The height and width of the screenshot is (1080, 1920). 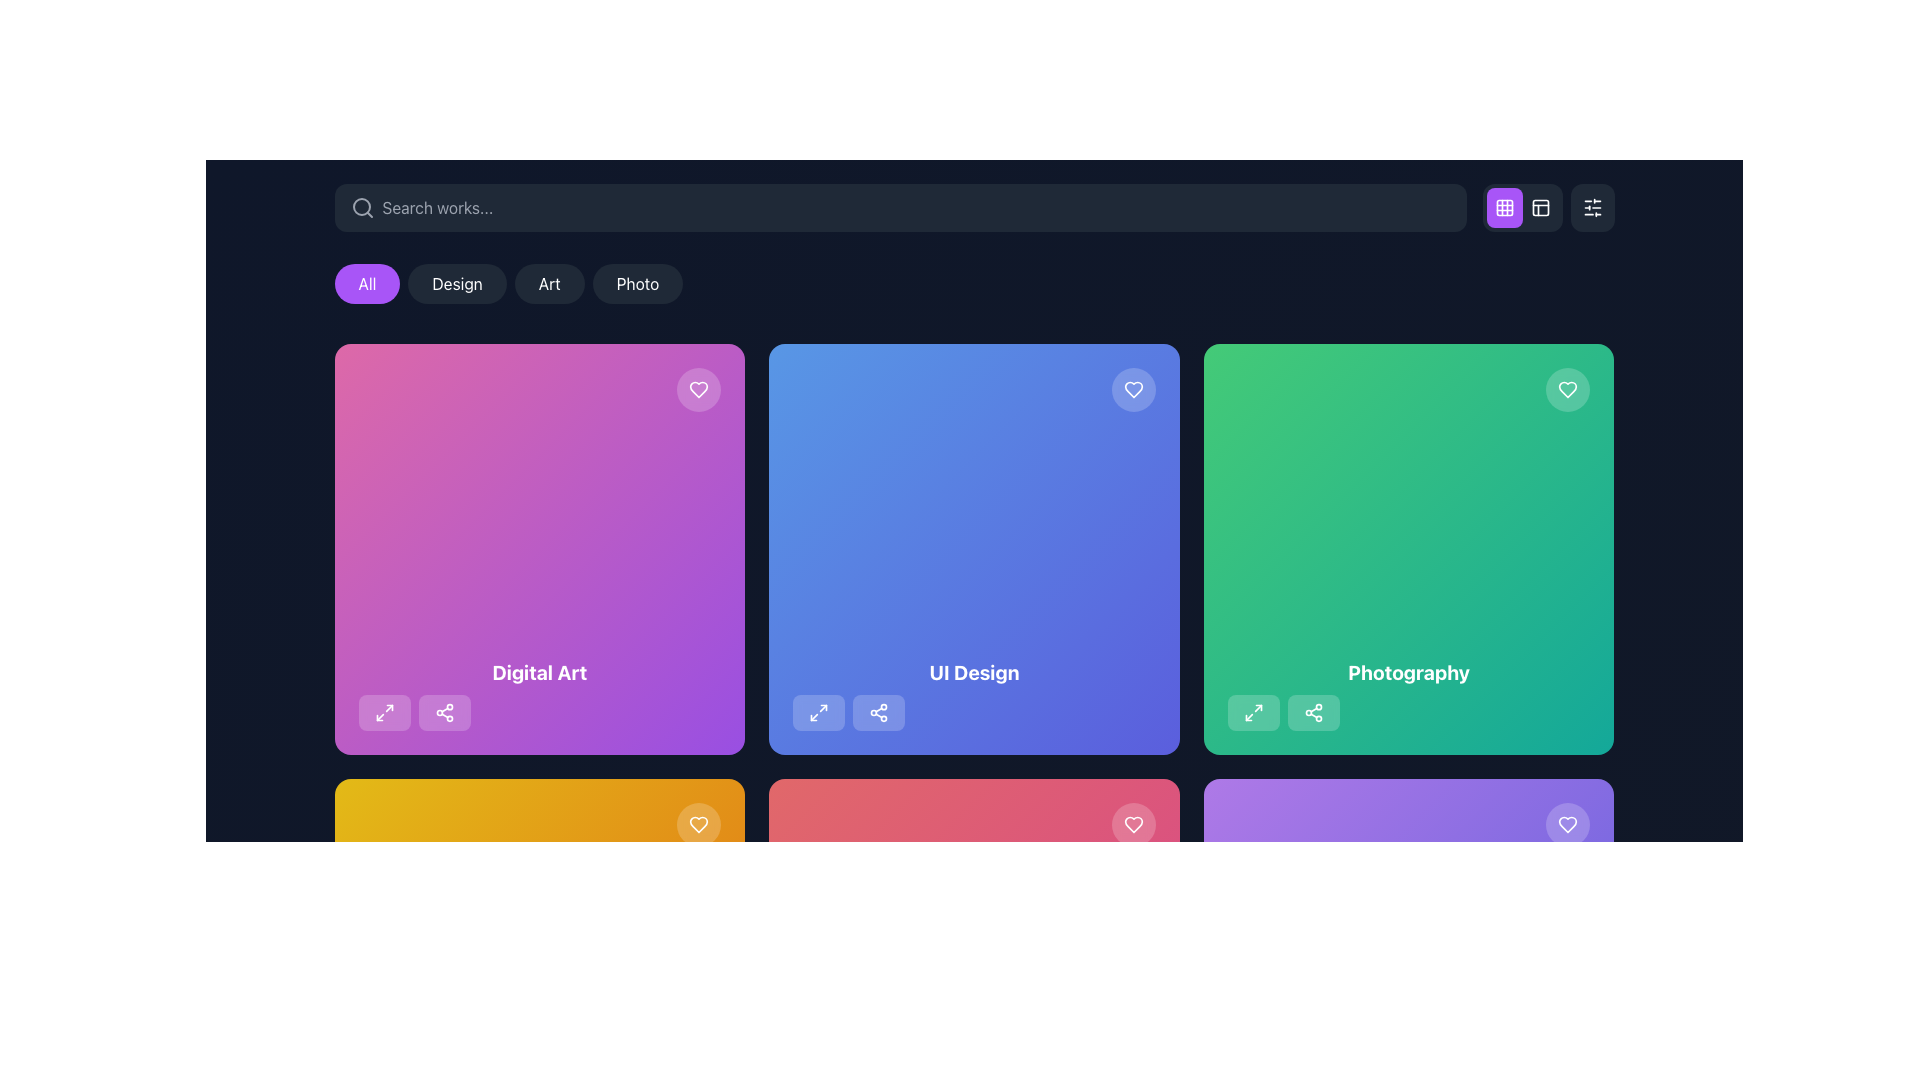 What do you see at coordinates (1567, 824) in the screenshot?
I see `the heart icon within the circular button on the top-right corner of the purple card labeled 'Digital Art' to mark it as a favorite` at bounding box center [1567, 824].